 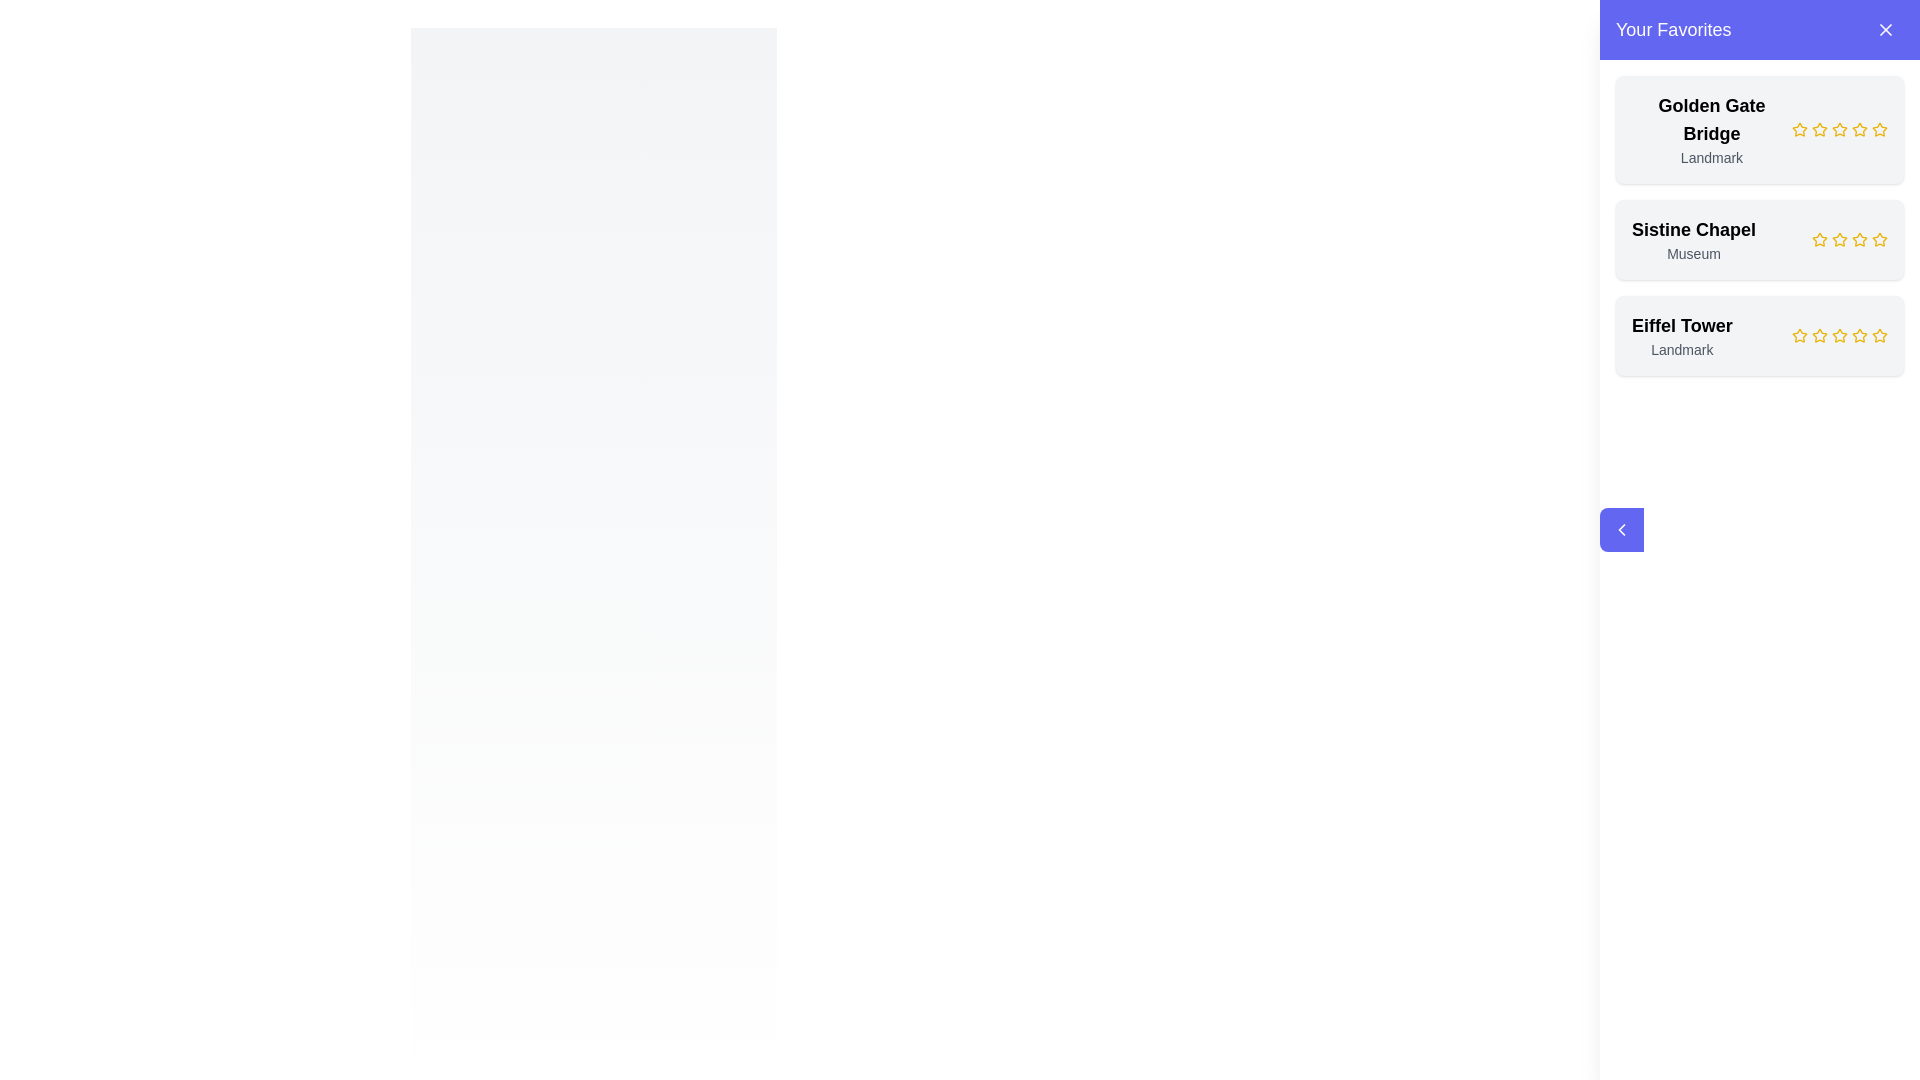 What do you see at coordinates (1859, 238) in the screenshot?
I see `the second star icon` at bounding box center [1859, 238].